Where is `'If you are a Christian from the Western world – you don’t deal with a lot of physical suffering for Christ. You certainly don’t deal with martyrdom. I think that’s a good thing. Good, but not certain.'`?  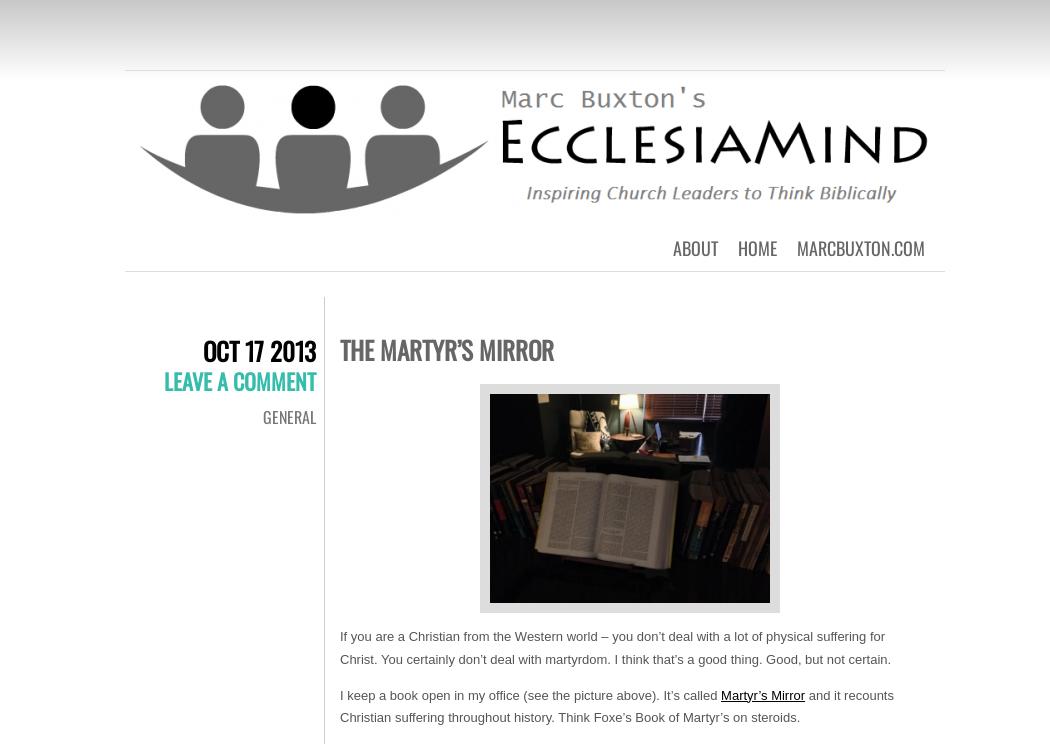 'If you are a Christian from the Western world – you don’t deal with a lot of physical suffering for Christ. You certainly don’t deal with martyrdom. I think that’s a good thing. Good, but not certain.' is located at coordinates (615, 647).